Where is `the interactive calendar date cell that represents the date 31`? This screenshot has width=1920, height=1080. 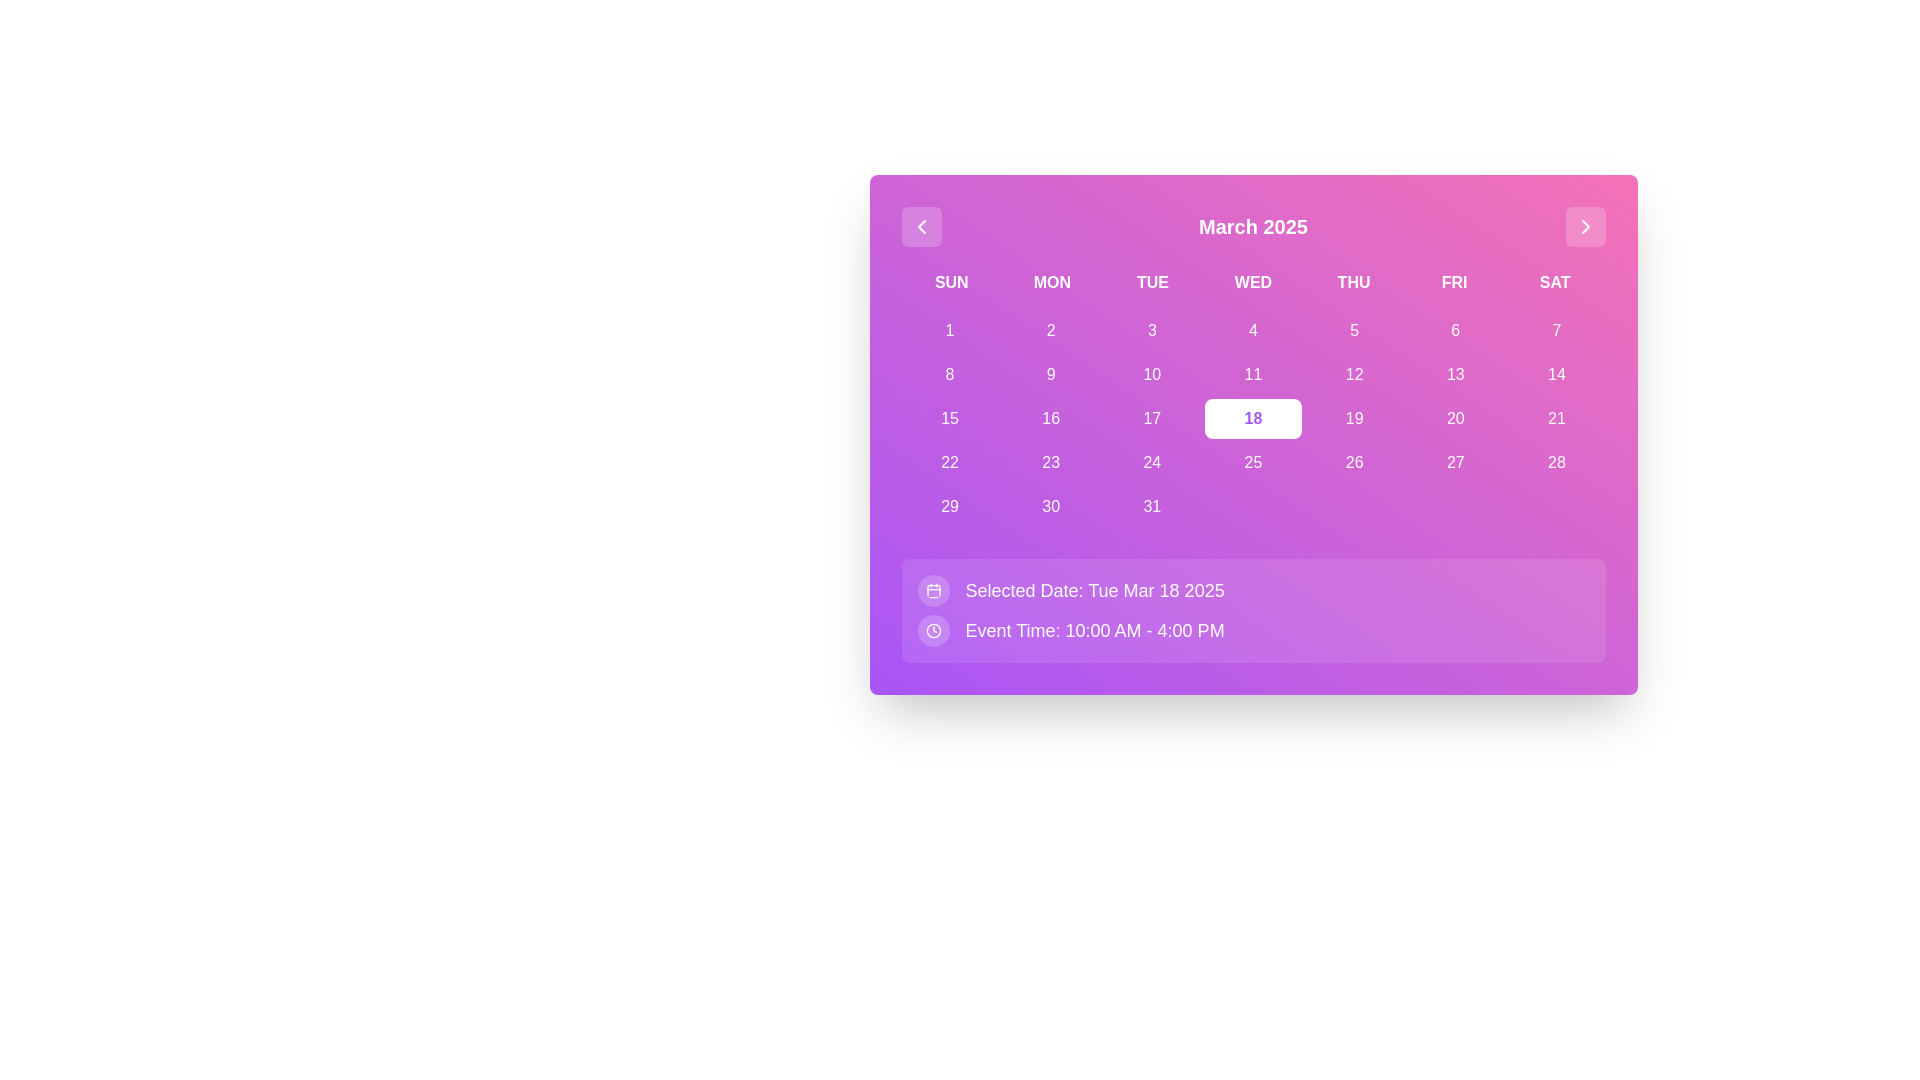
the interactive calendar date cell that represents the date 31 is located at coordinates (1152, 505).